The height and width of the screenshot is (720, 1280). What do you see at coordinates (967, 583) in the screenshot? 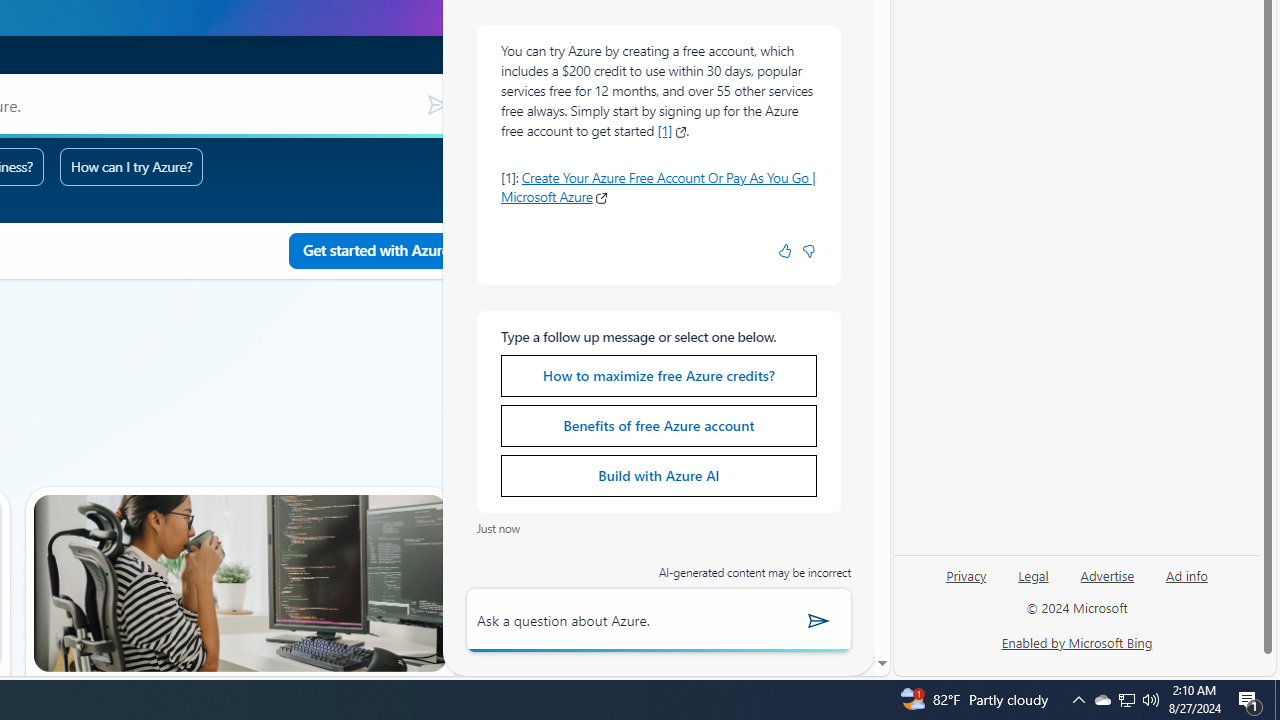
I see `'Privacy'` at bounding box center [967, 583].